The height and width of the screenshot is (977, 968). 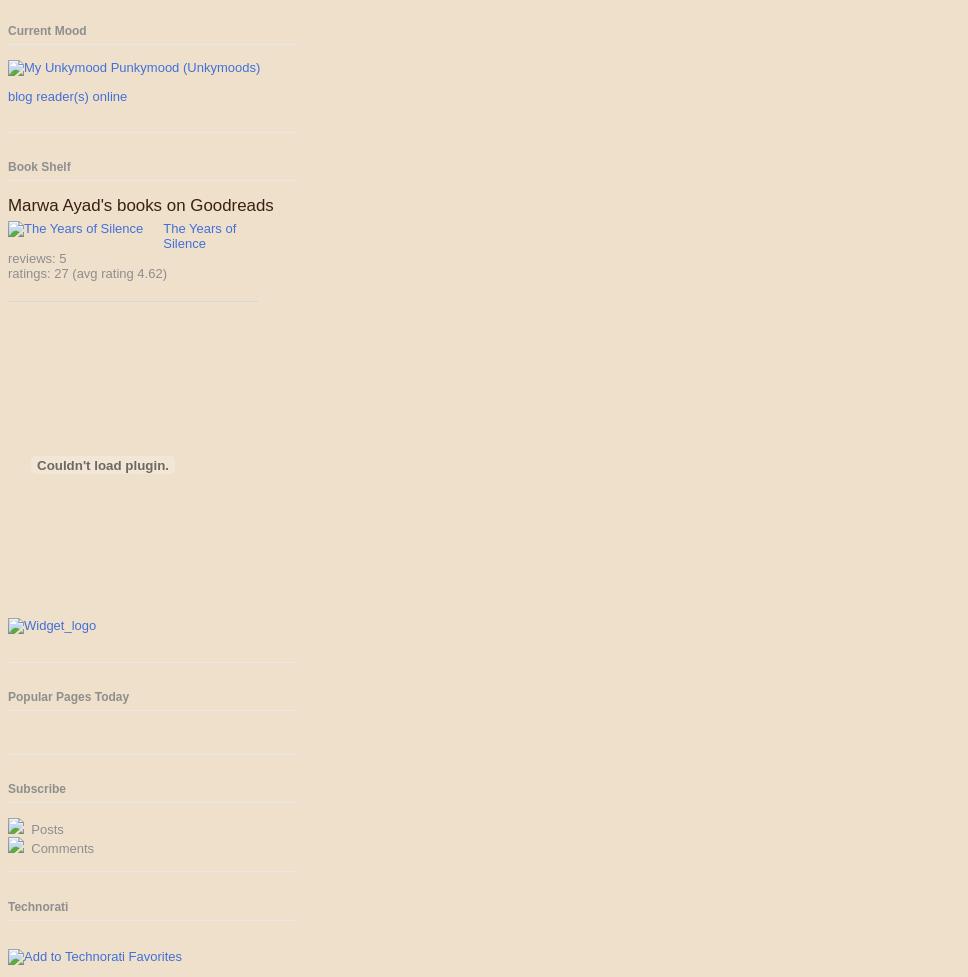 What do you see at coordinates (199, 235) in the screenshot?
I see `'The Years of Silence'` at bounding box center [199, 235].